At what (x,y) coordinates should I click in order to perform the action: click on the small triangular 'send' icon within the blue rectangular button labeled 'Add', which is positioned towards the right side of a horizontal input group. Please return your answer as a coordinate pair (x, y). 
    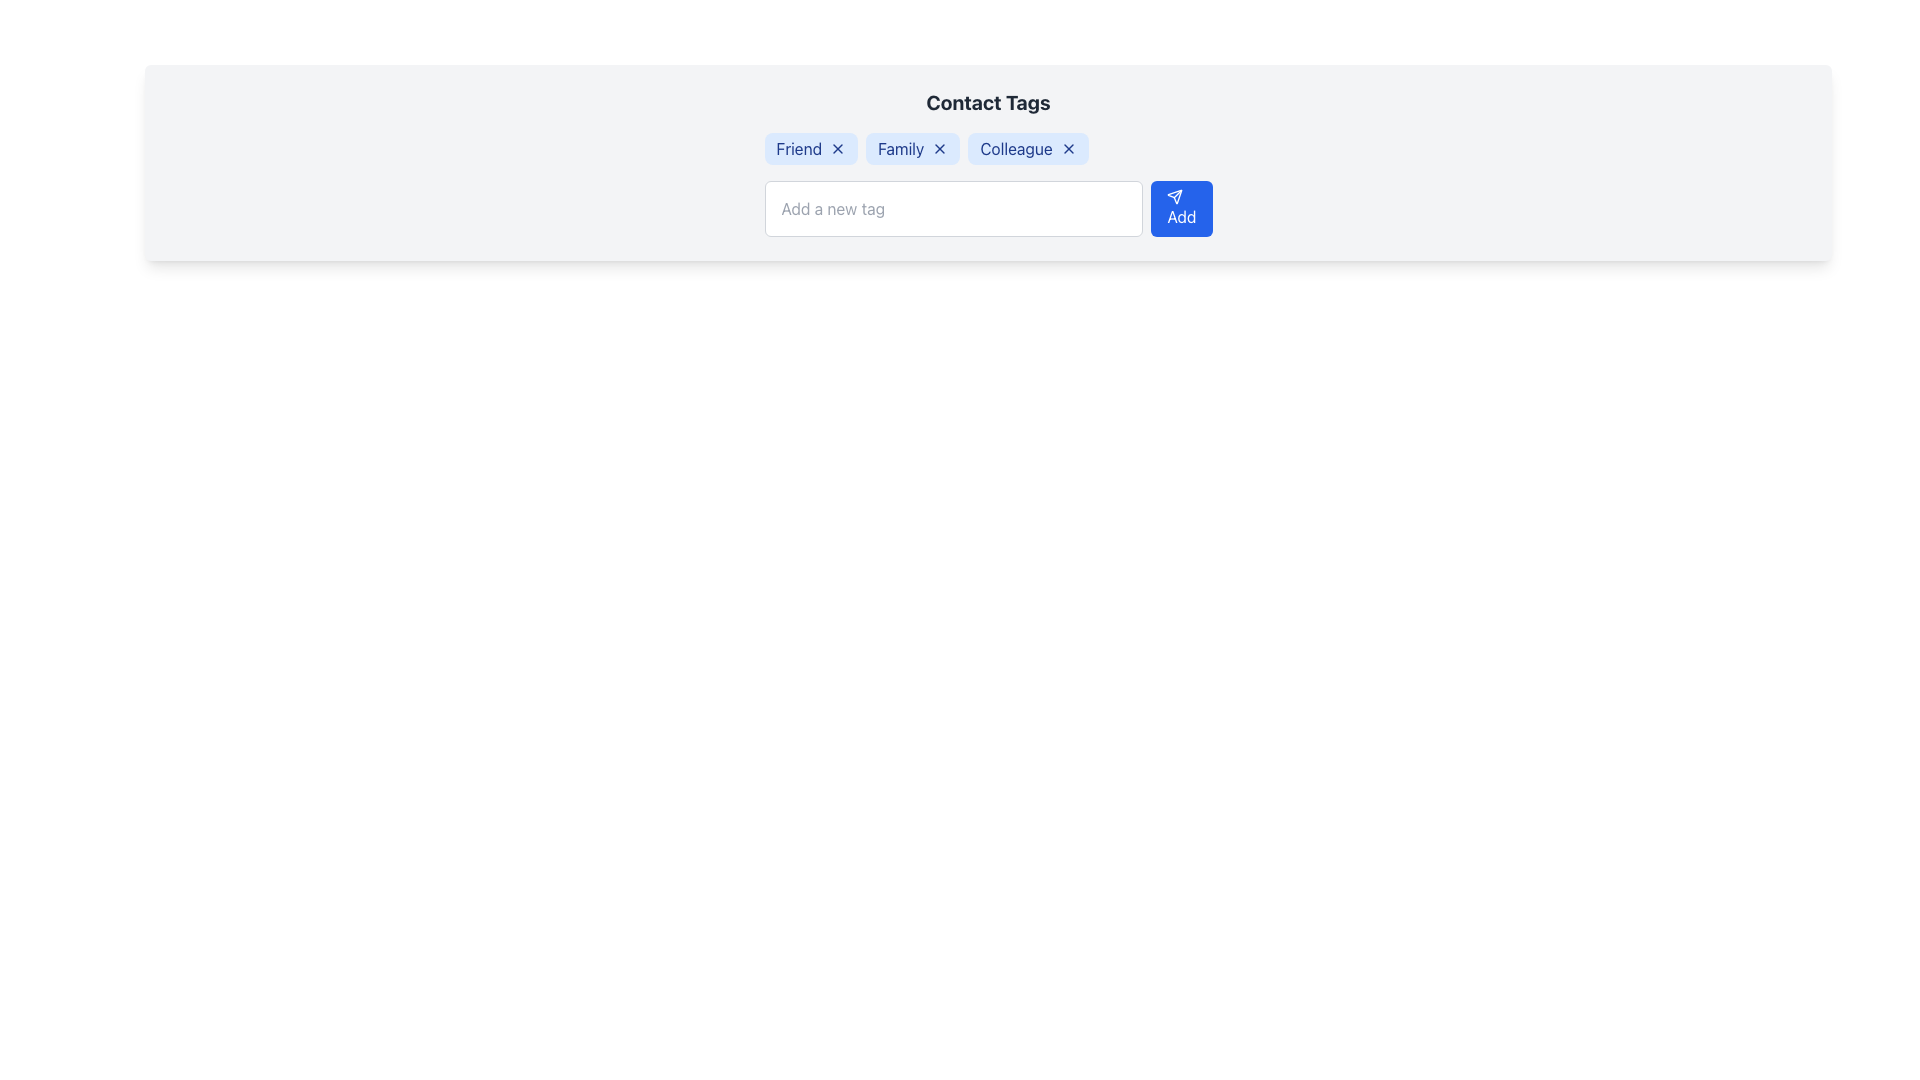
    Looking at the image, I should click on (1175, 196).